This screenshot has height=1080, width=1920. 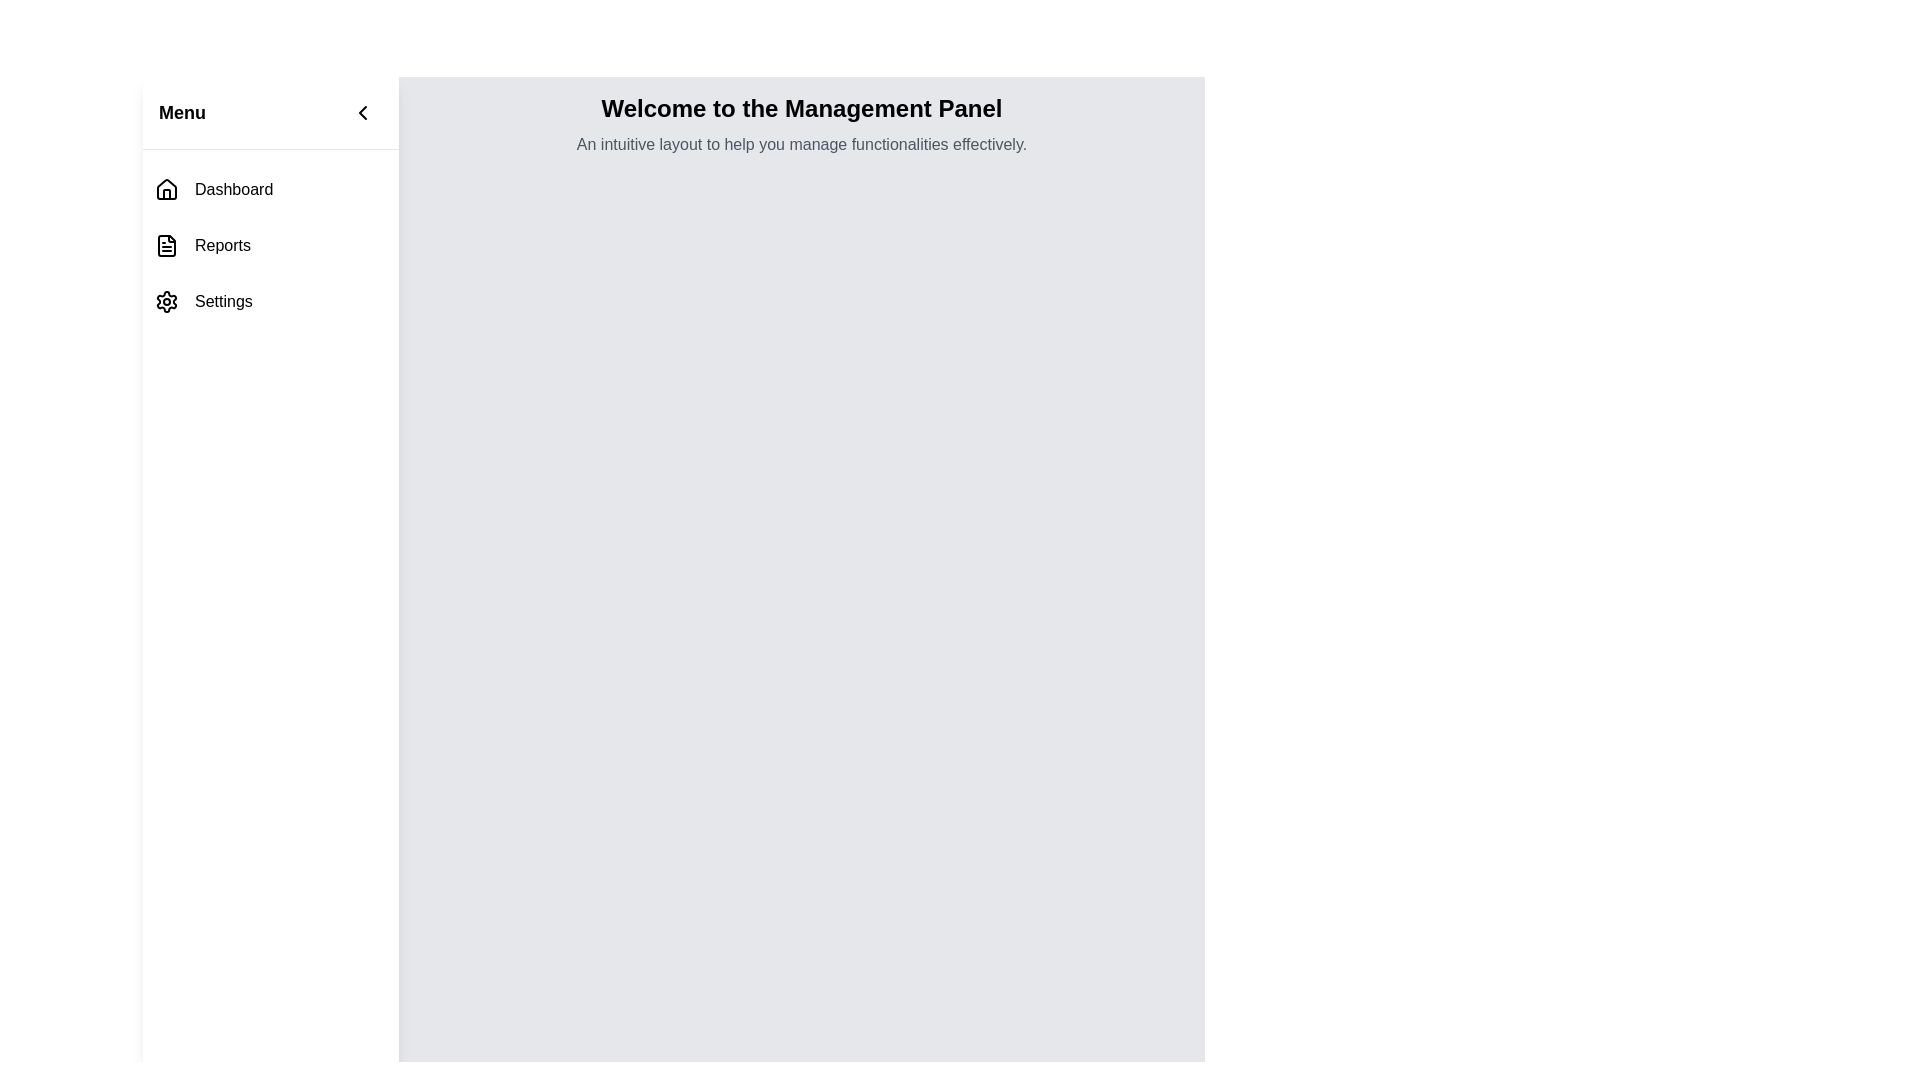 What do you see at coordinates (167, 189) in the screenshot?
I see `the house-shaped icon` at bounding box center [167, 189].